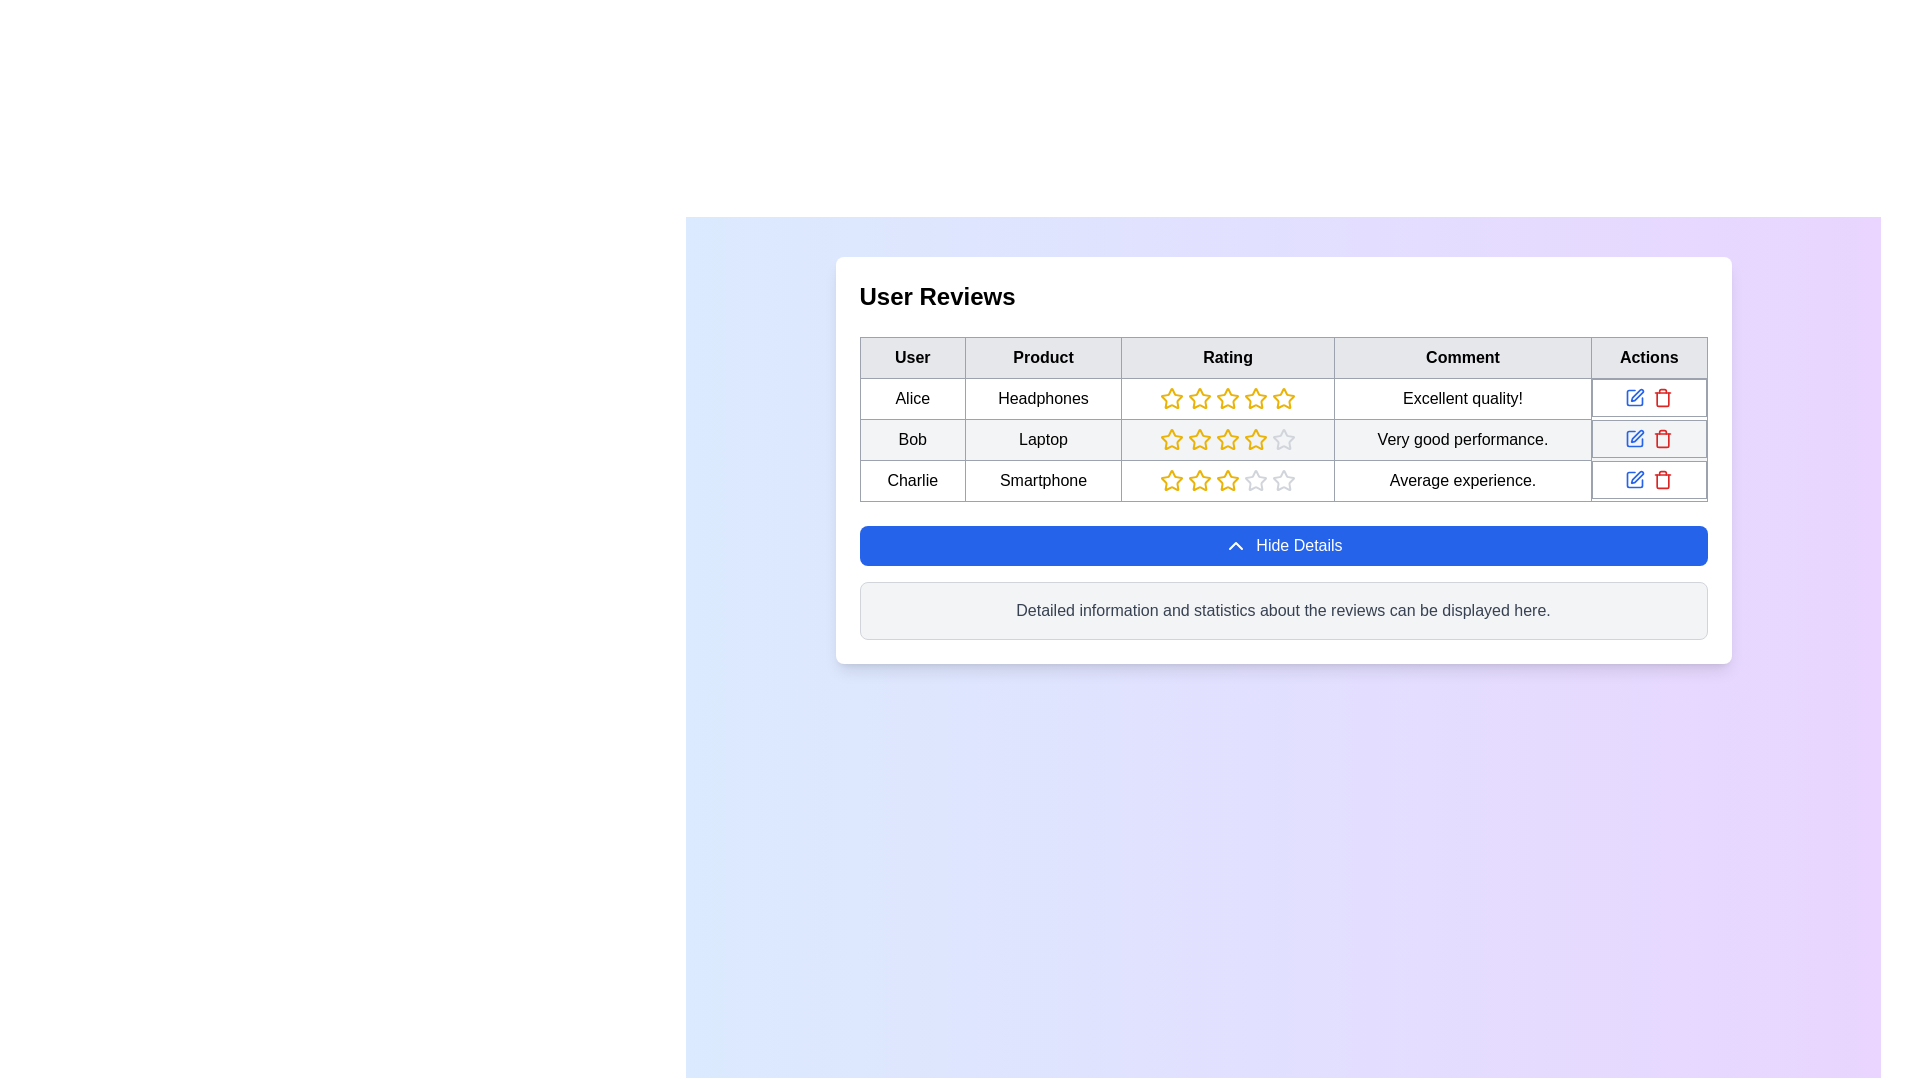  Describe the element at coordinates (1283, 609) in the screenshot. I see `the text label that displays 'Detailed information and statistics about the reviews can be displayed here.' positioned on a light gray background below the 'Hide Details' button` at that location.